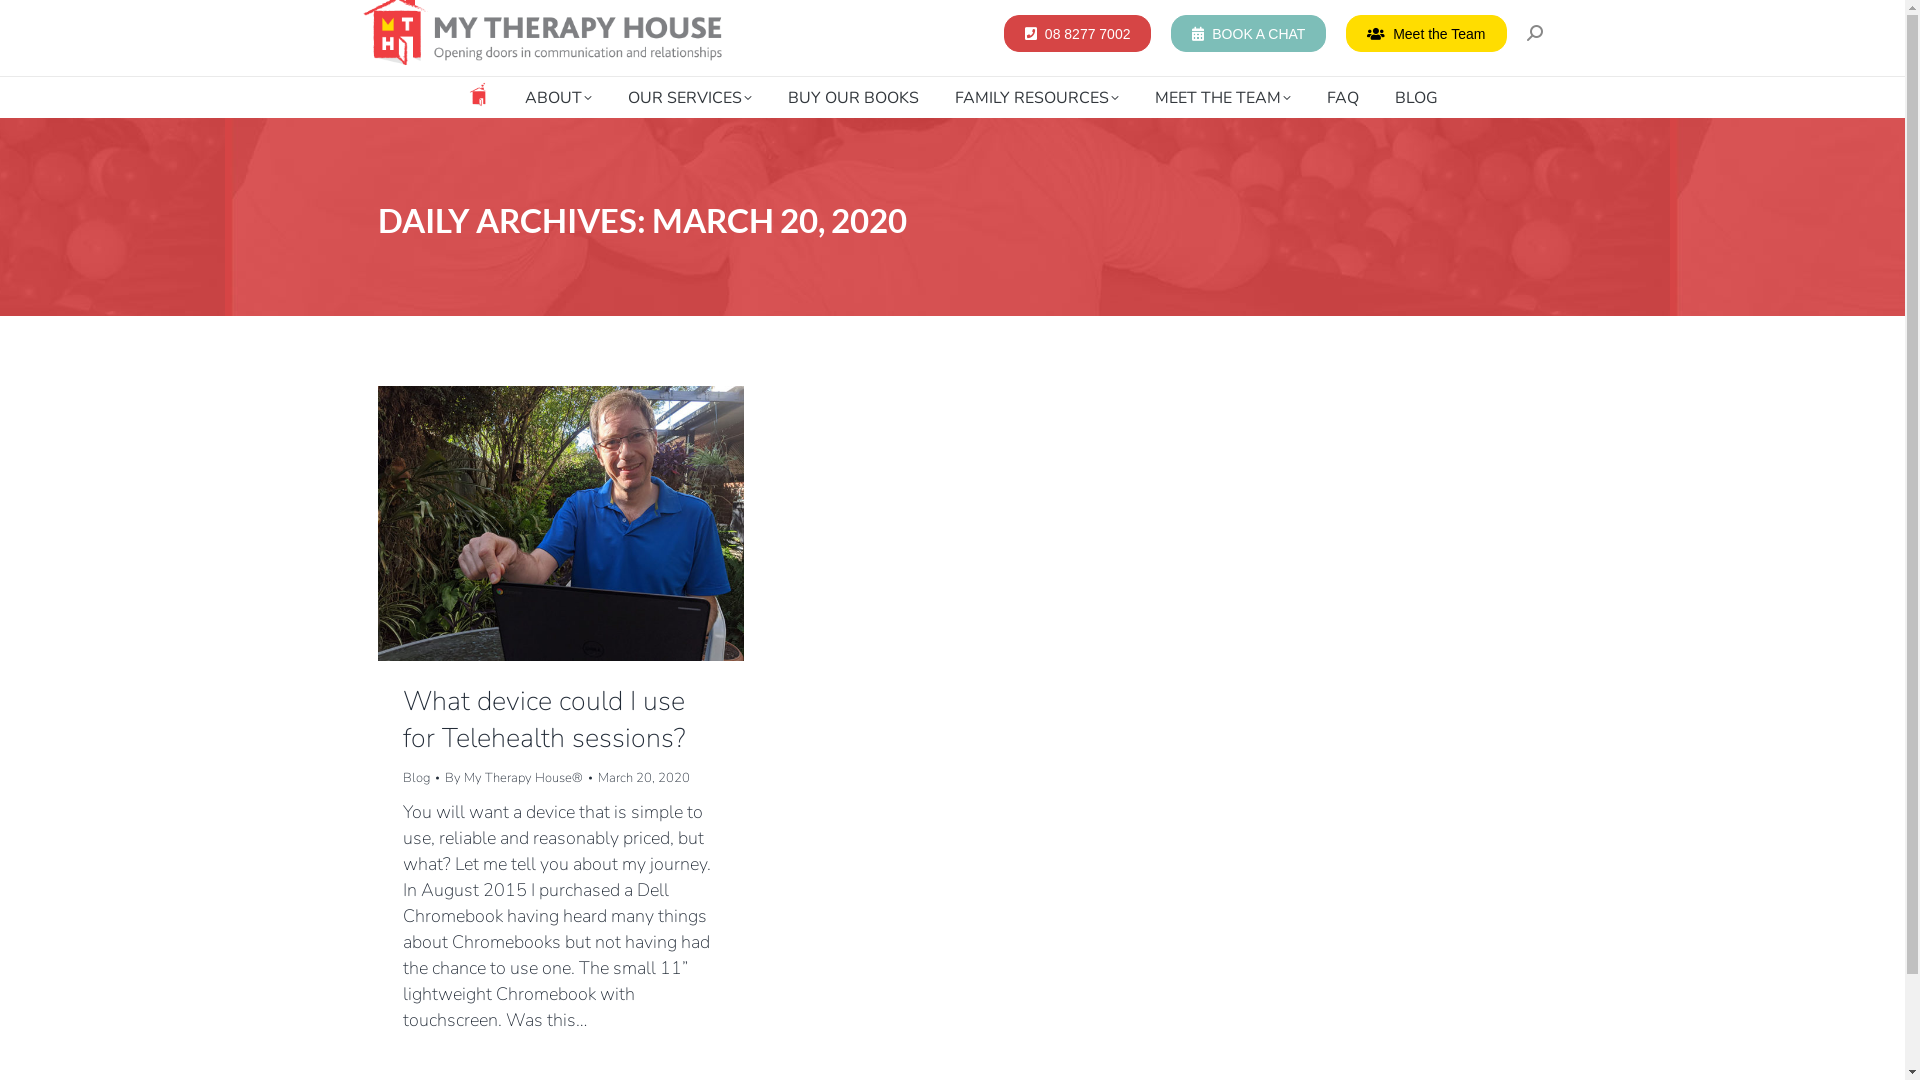  I want to click on '  08 8277 7002', so click(1076, 32).